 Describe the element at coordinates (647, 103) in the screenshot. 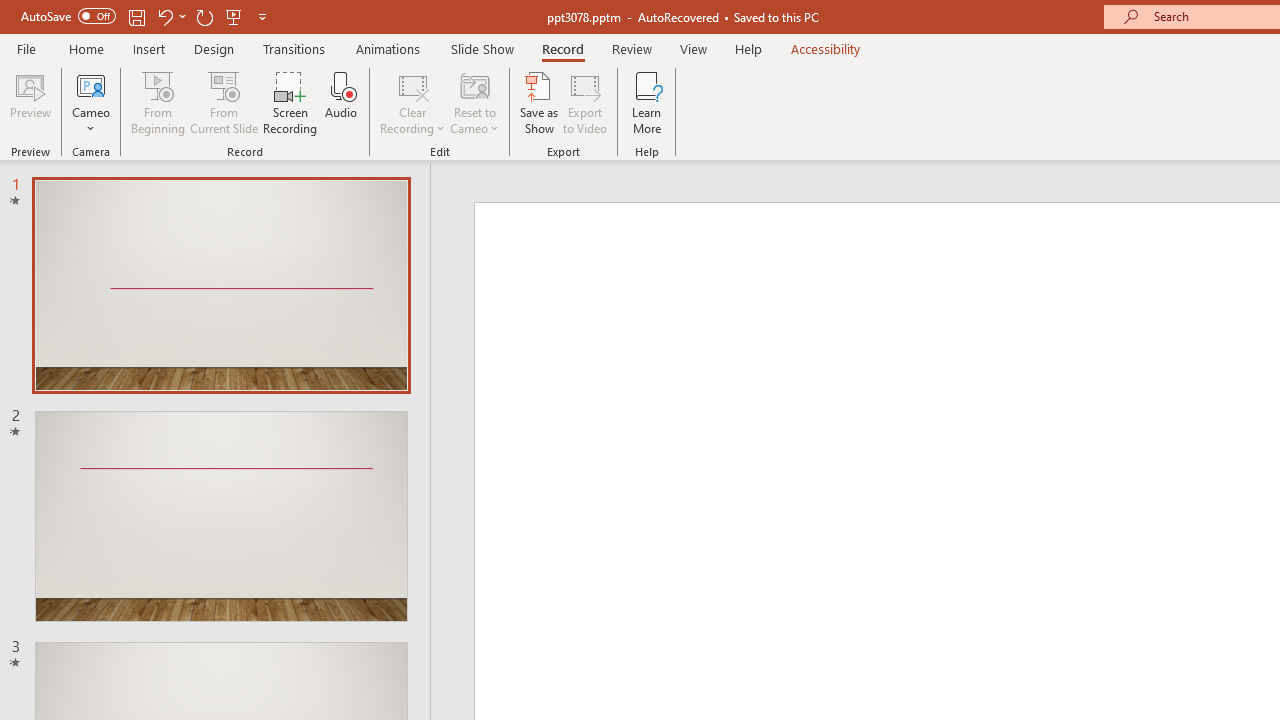

I see `'Learn More'` at that location.